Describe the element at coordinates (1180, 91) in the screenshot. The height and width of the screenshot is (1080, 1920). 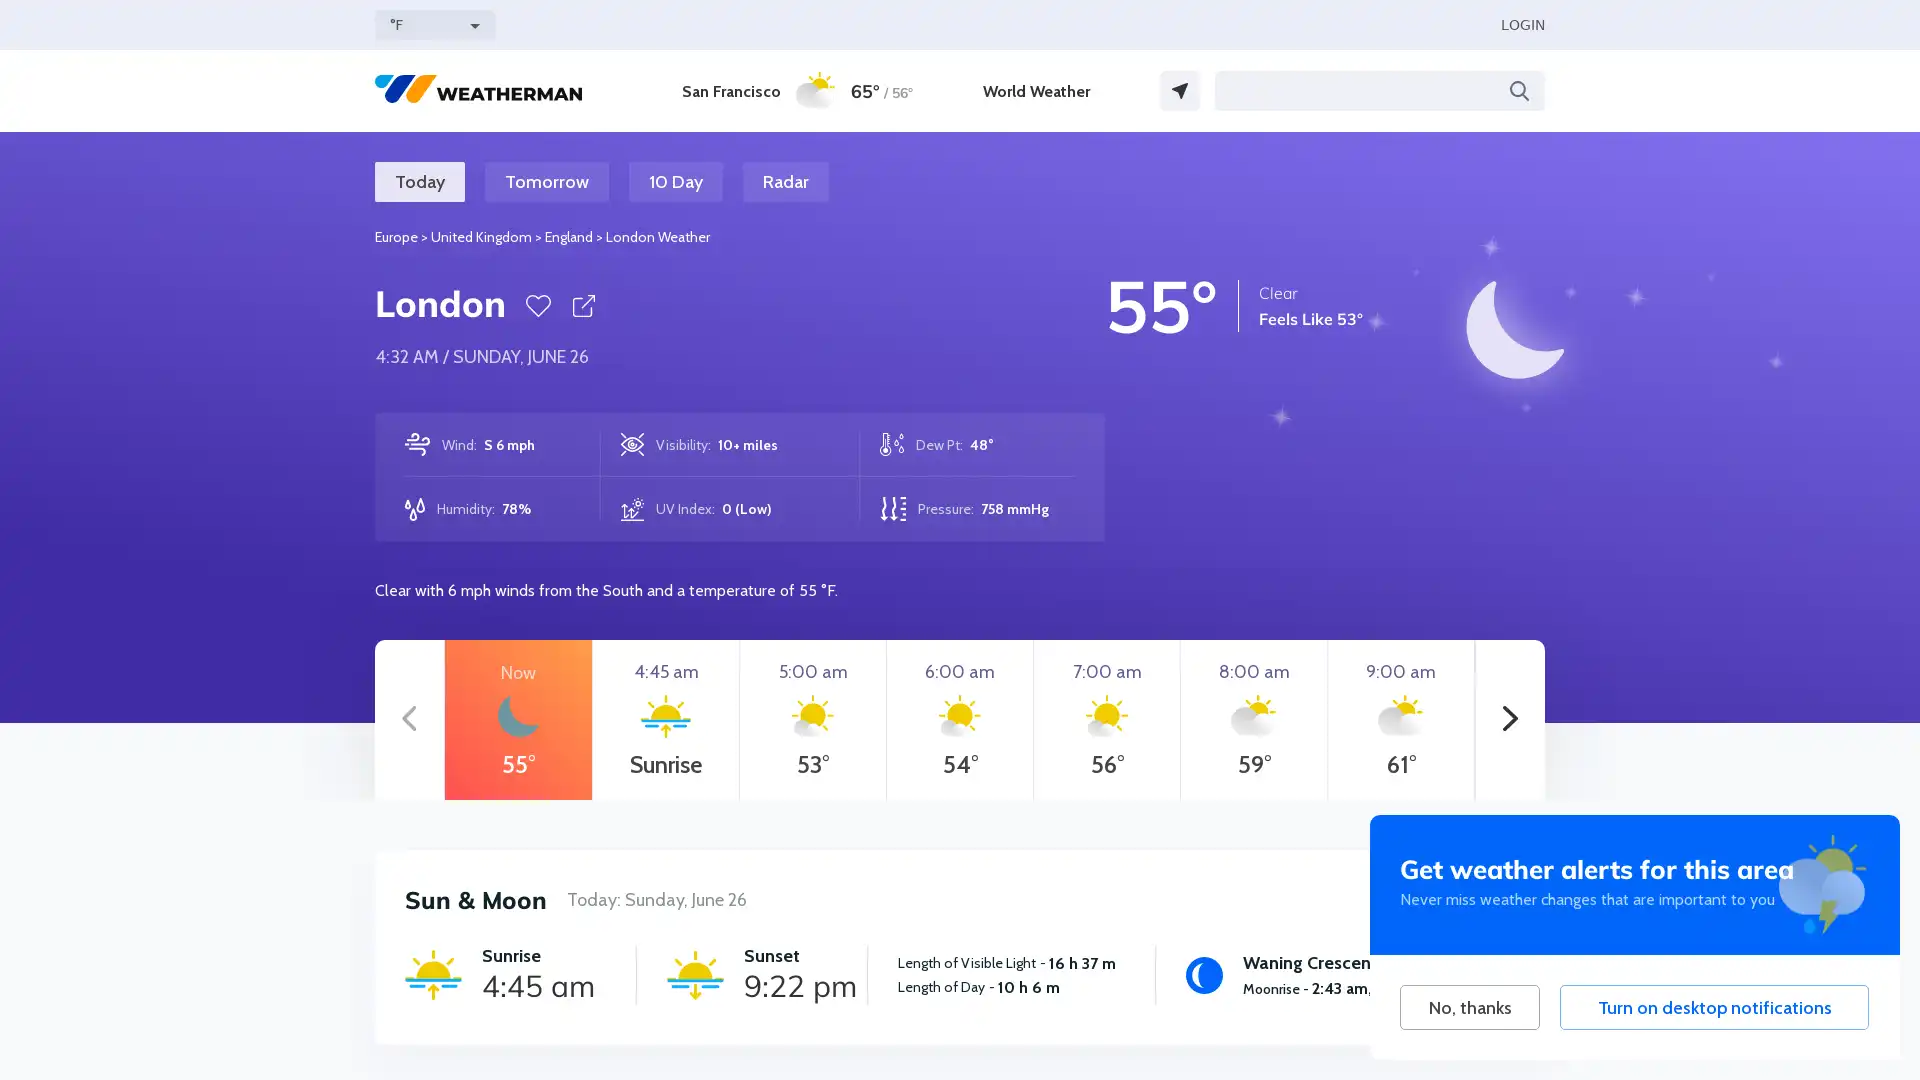
I see `GPS Location` at that location.